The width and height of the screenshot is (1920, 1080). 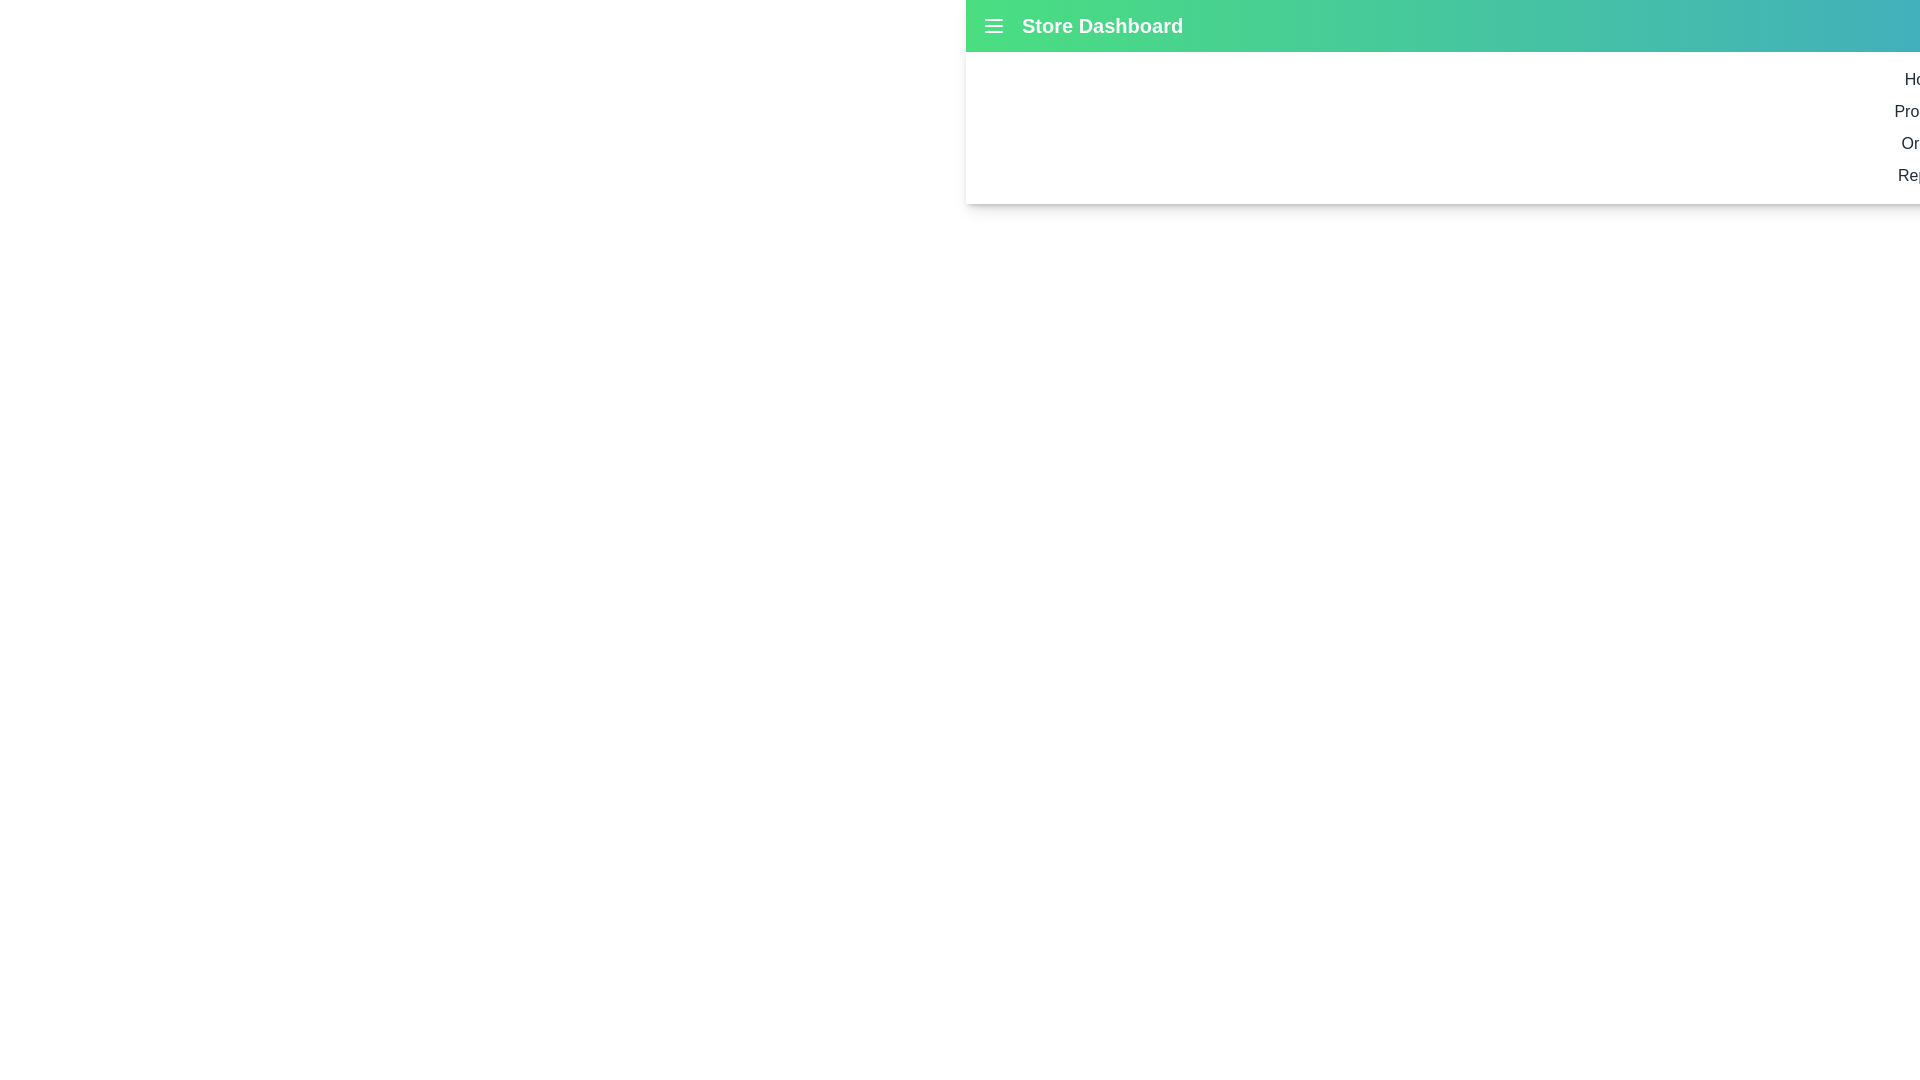 I want to click on the menu icon located at the far left of the header, preceding the 'Store Dashboard' text, so click(x=993, y=26).